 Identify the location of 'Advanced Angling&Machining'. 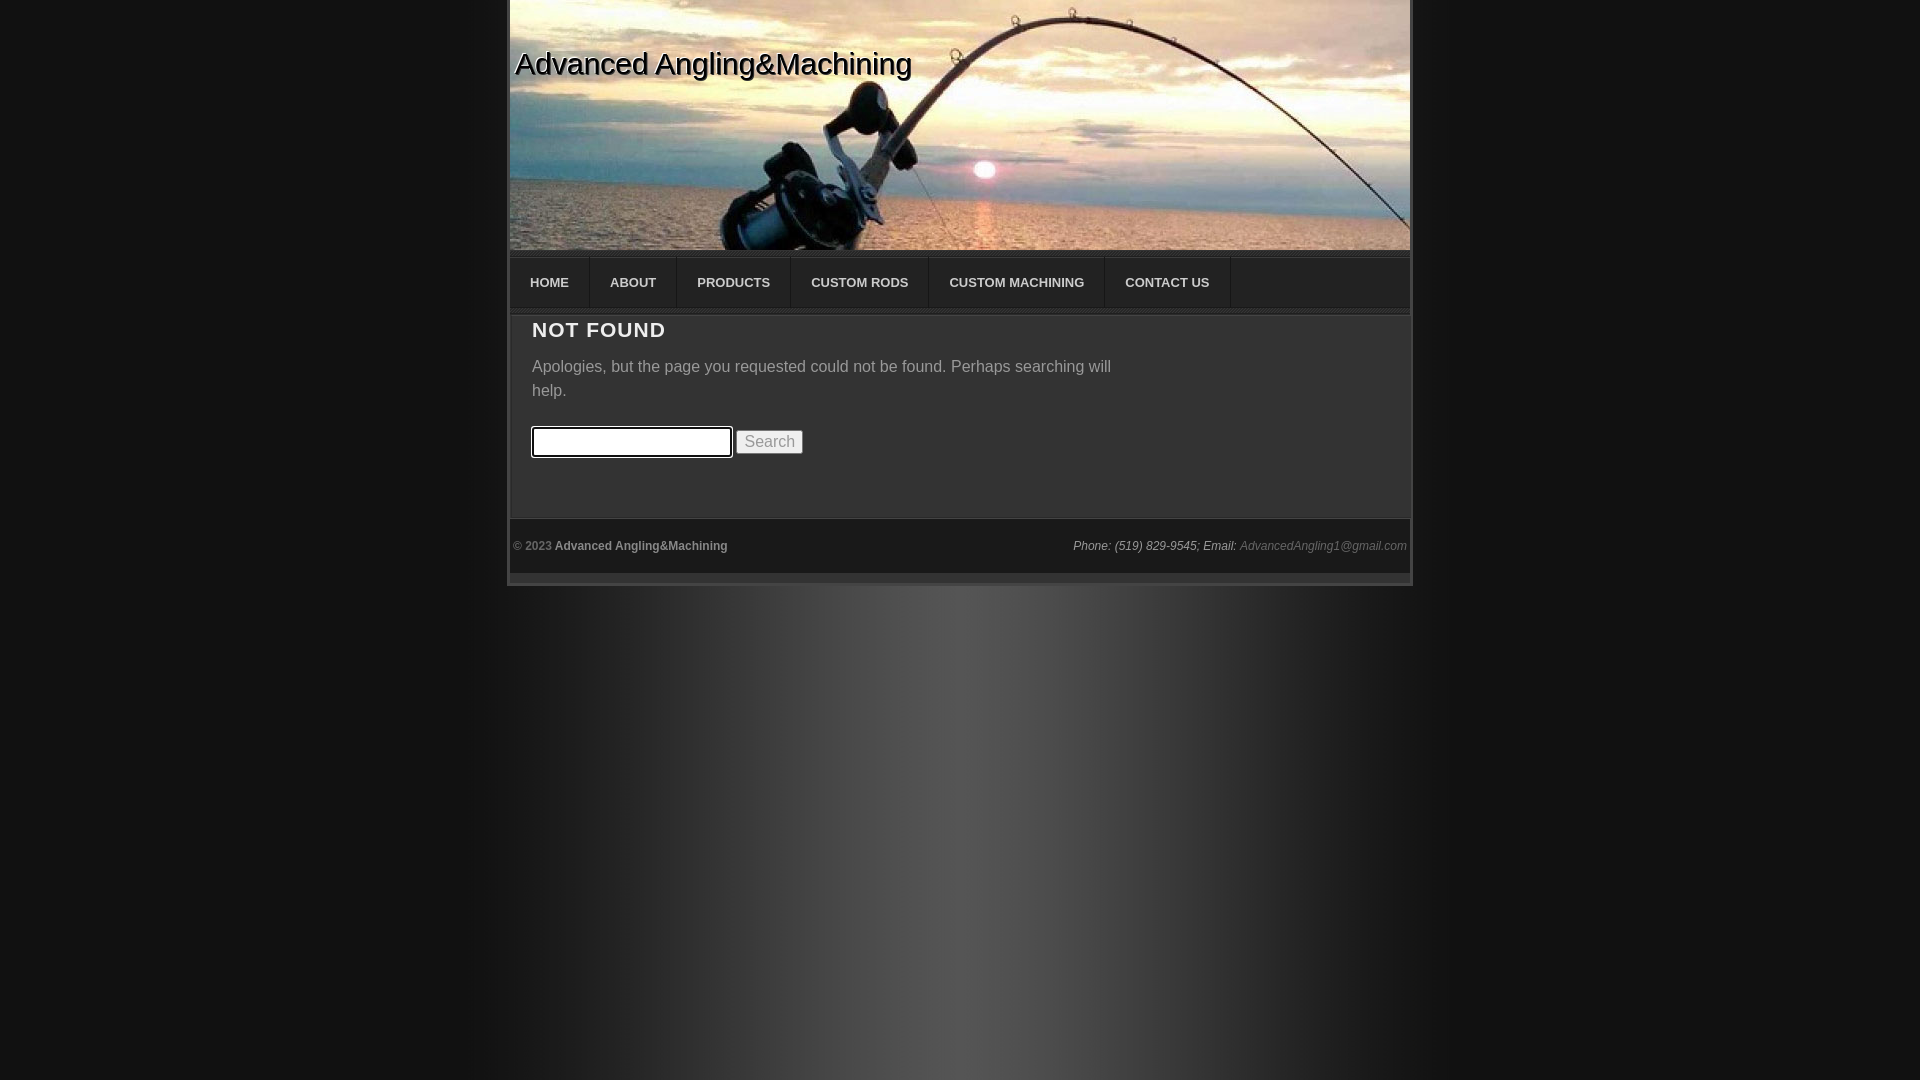
(713, 63).